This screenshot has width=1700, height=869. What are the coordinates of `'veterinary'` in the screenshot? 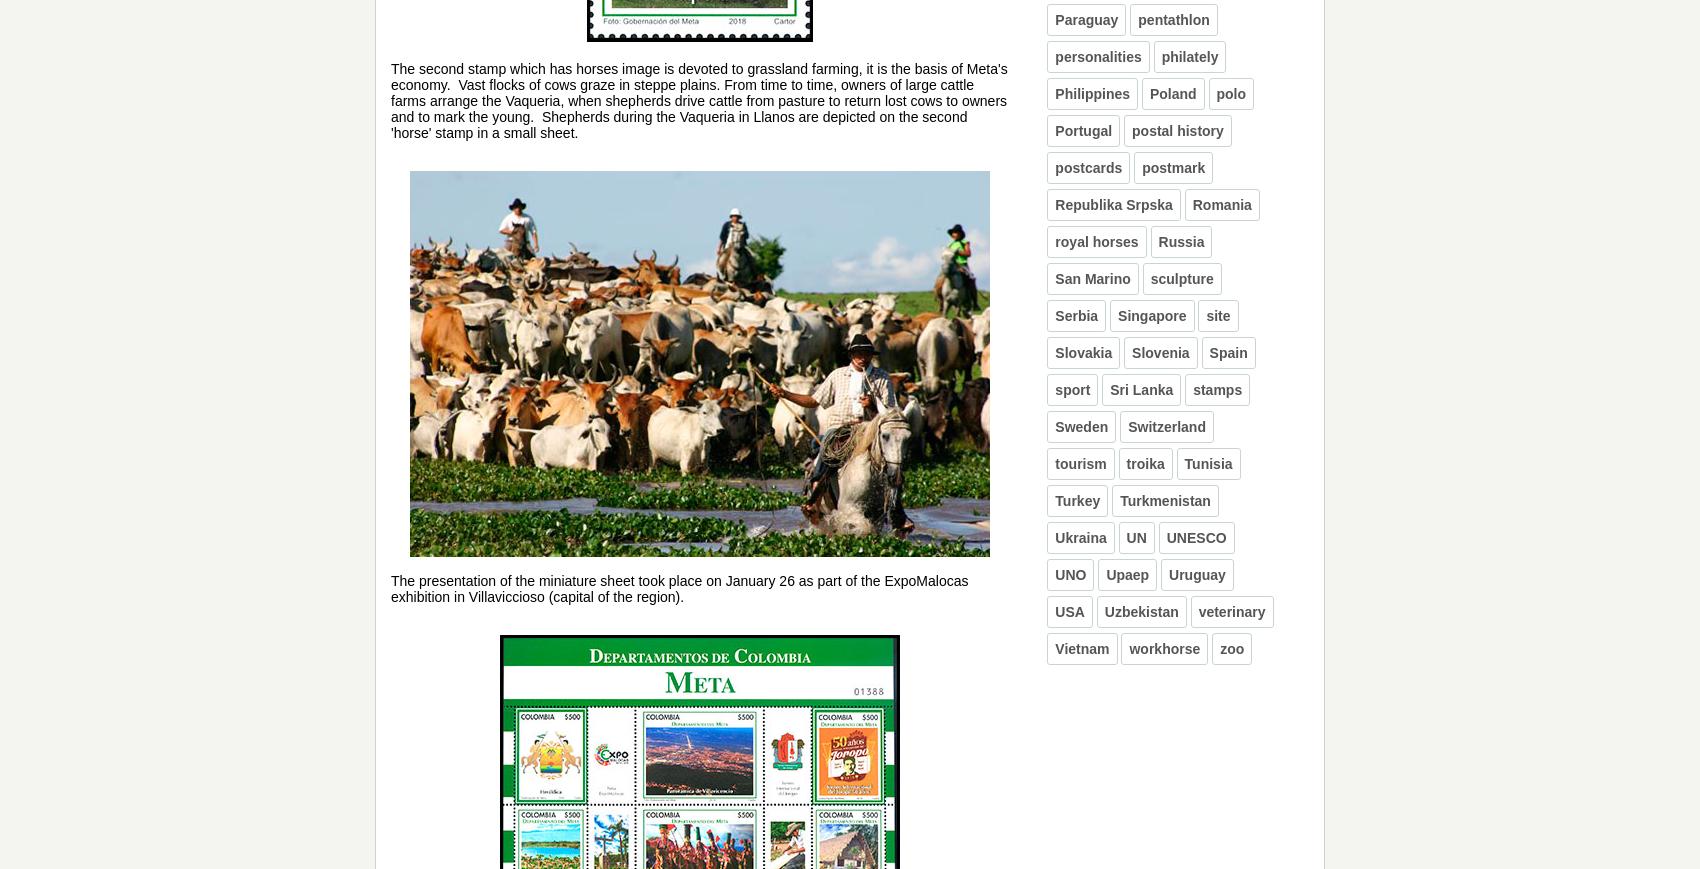 It's located at (1230, 612).